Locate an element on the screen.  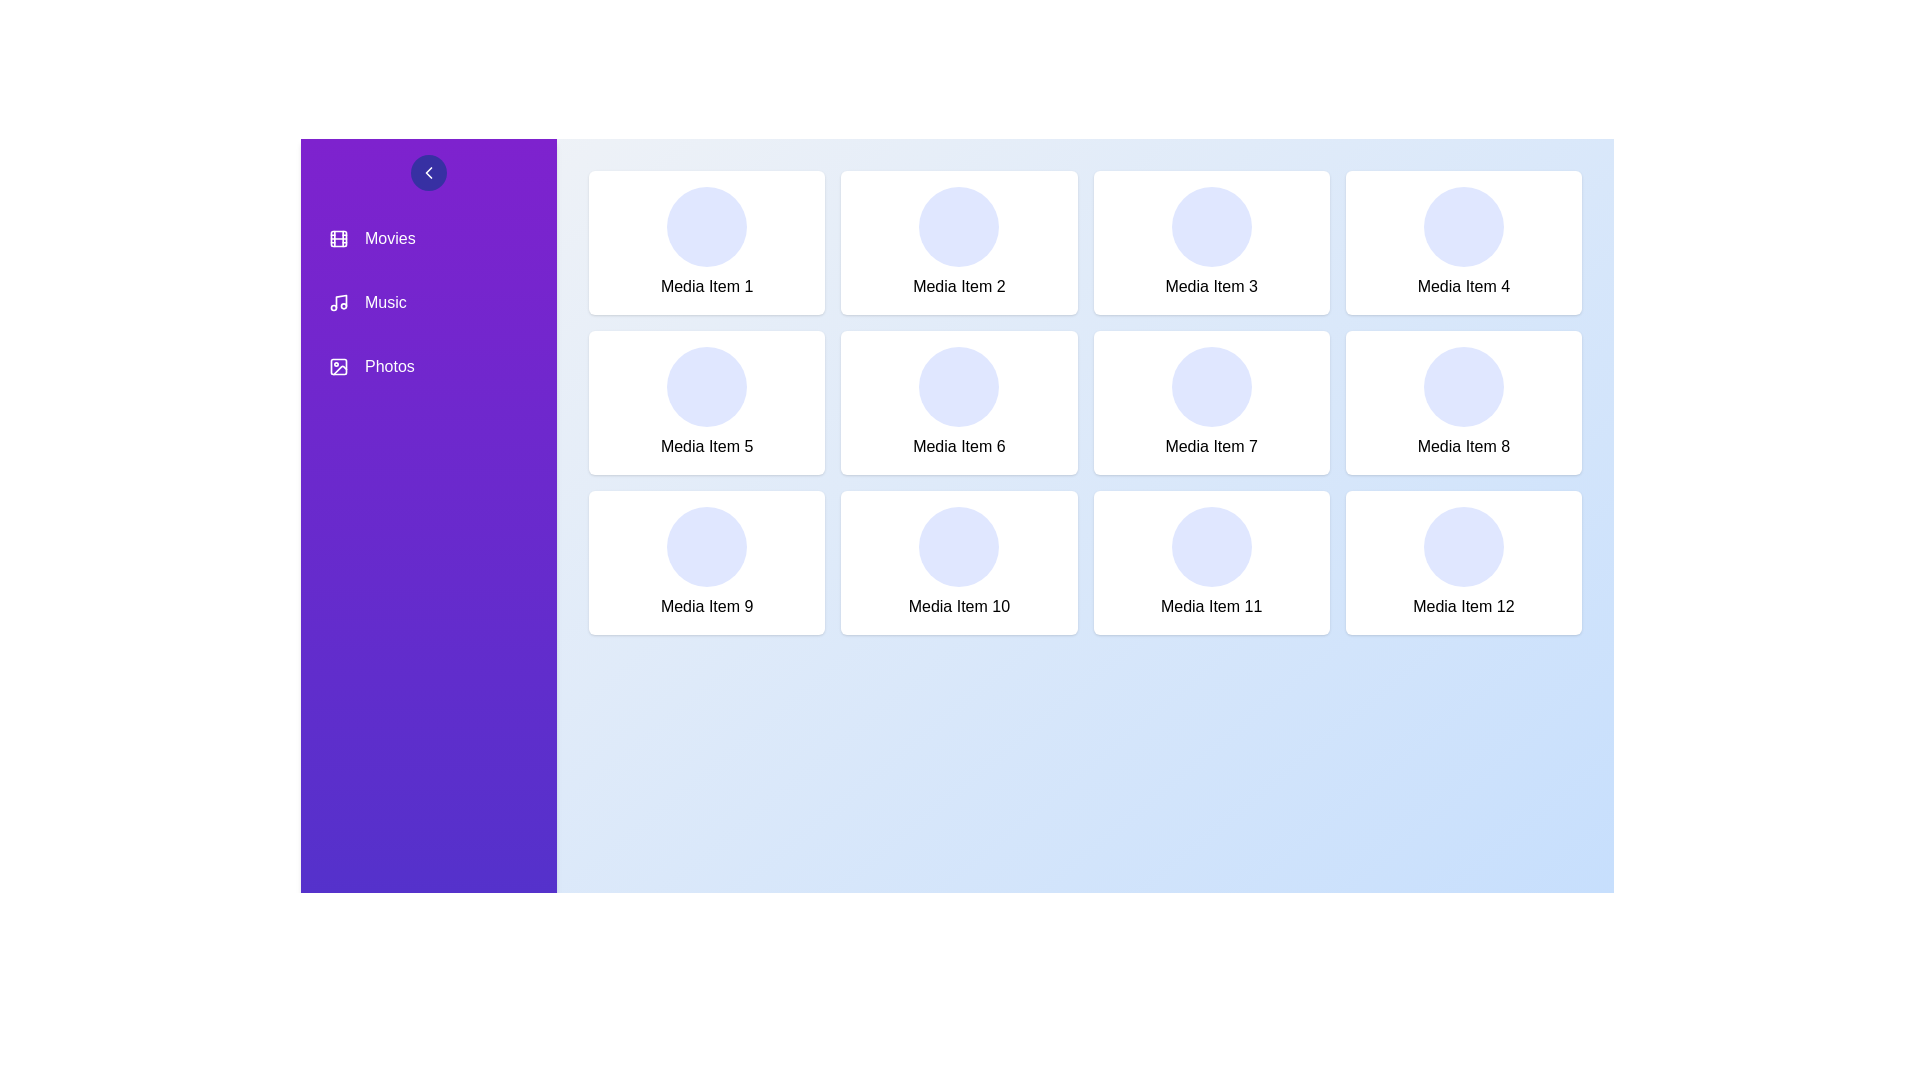
the sidebar item labeled Music to see its hover effect is located at coordinates (427, 303).